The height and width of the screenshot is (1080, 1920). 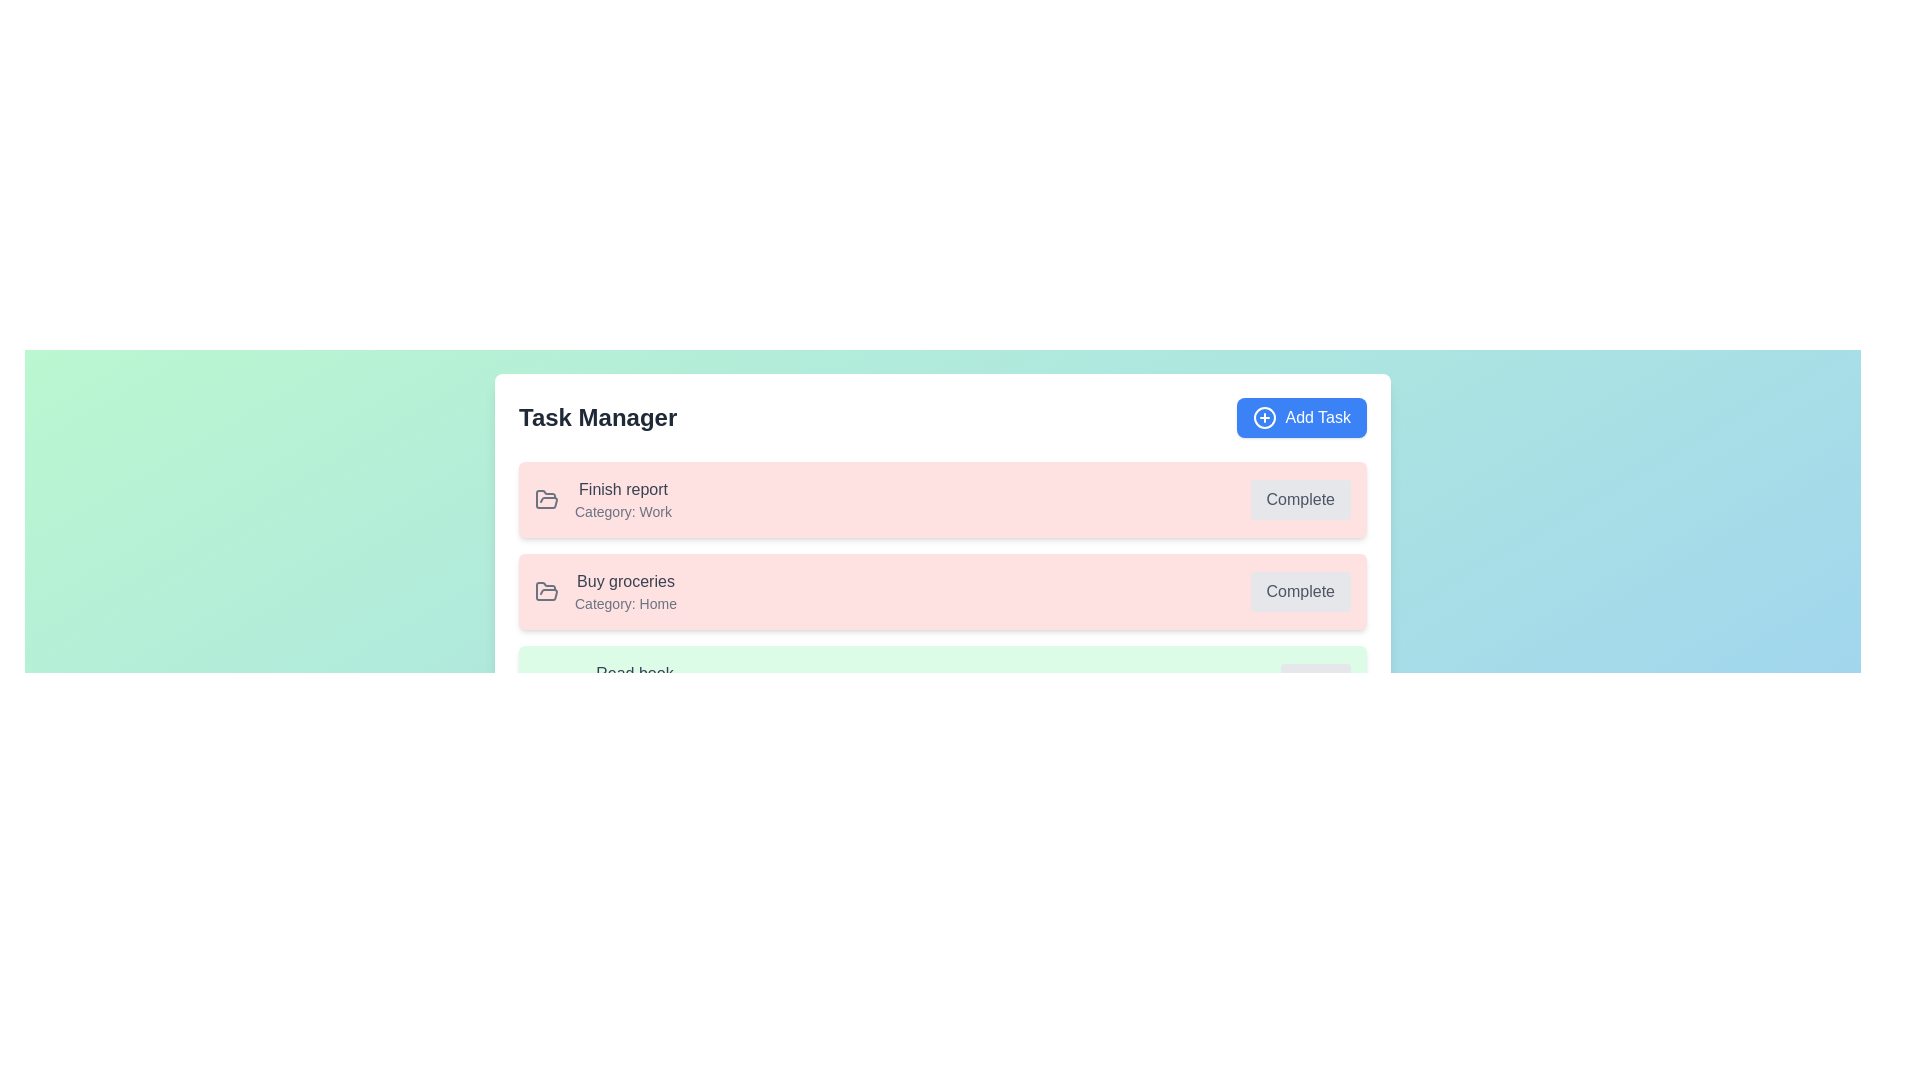 What do you see at coordinates (624, 582) in the screenshot?
I see `the static text label displaying 'Buy groceries' in the second task card of the Task Manager, positioned above the 'Category: Home' label` at bounding box center [624, 582].